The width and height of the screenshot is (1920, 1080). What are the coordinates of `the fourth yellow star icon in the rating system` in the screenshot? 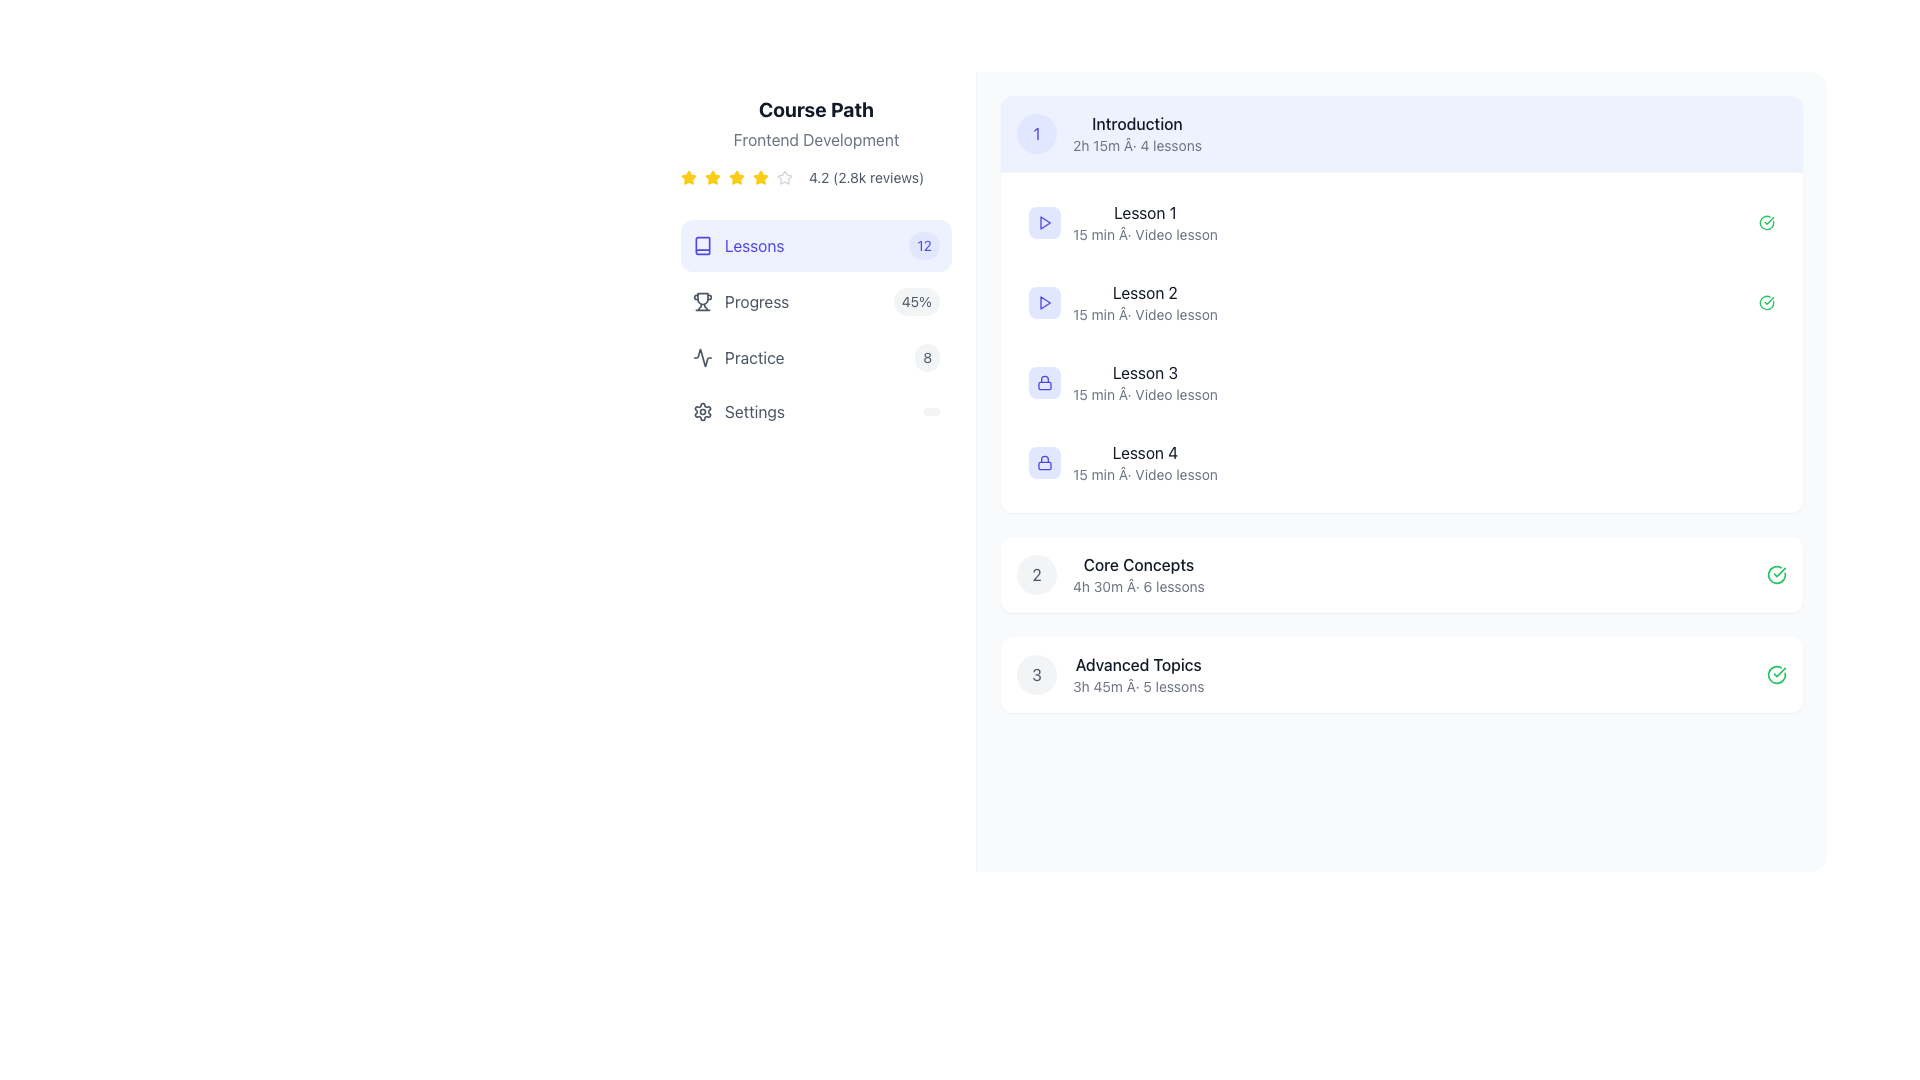 It's located at (760, 176).